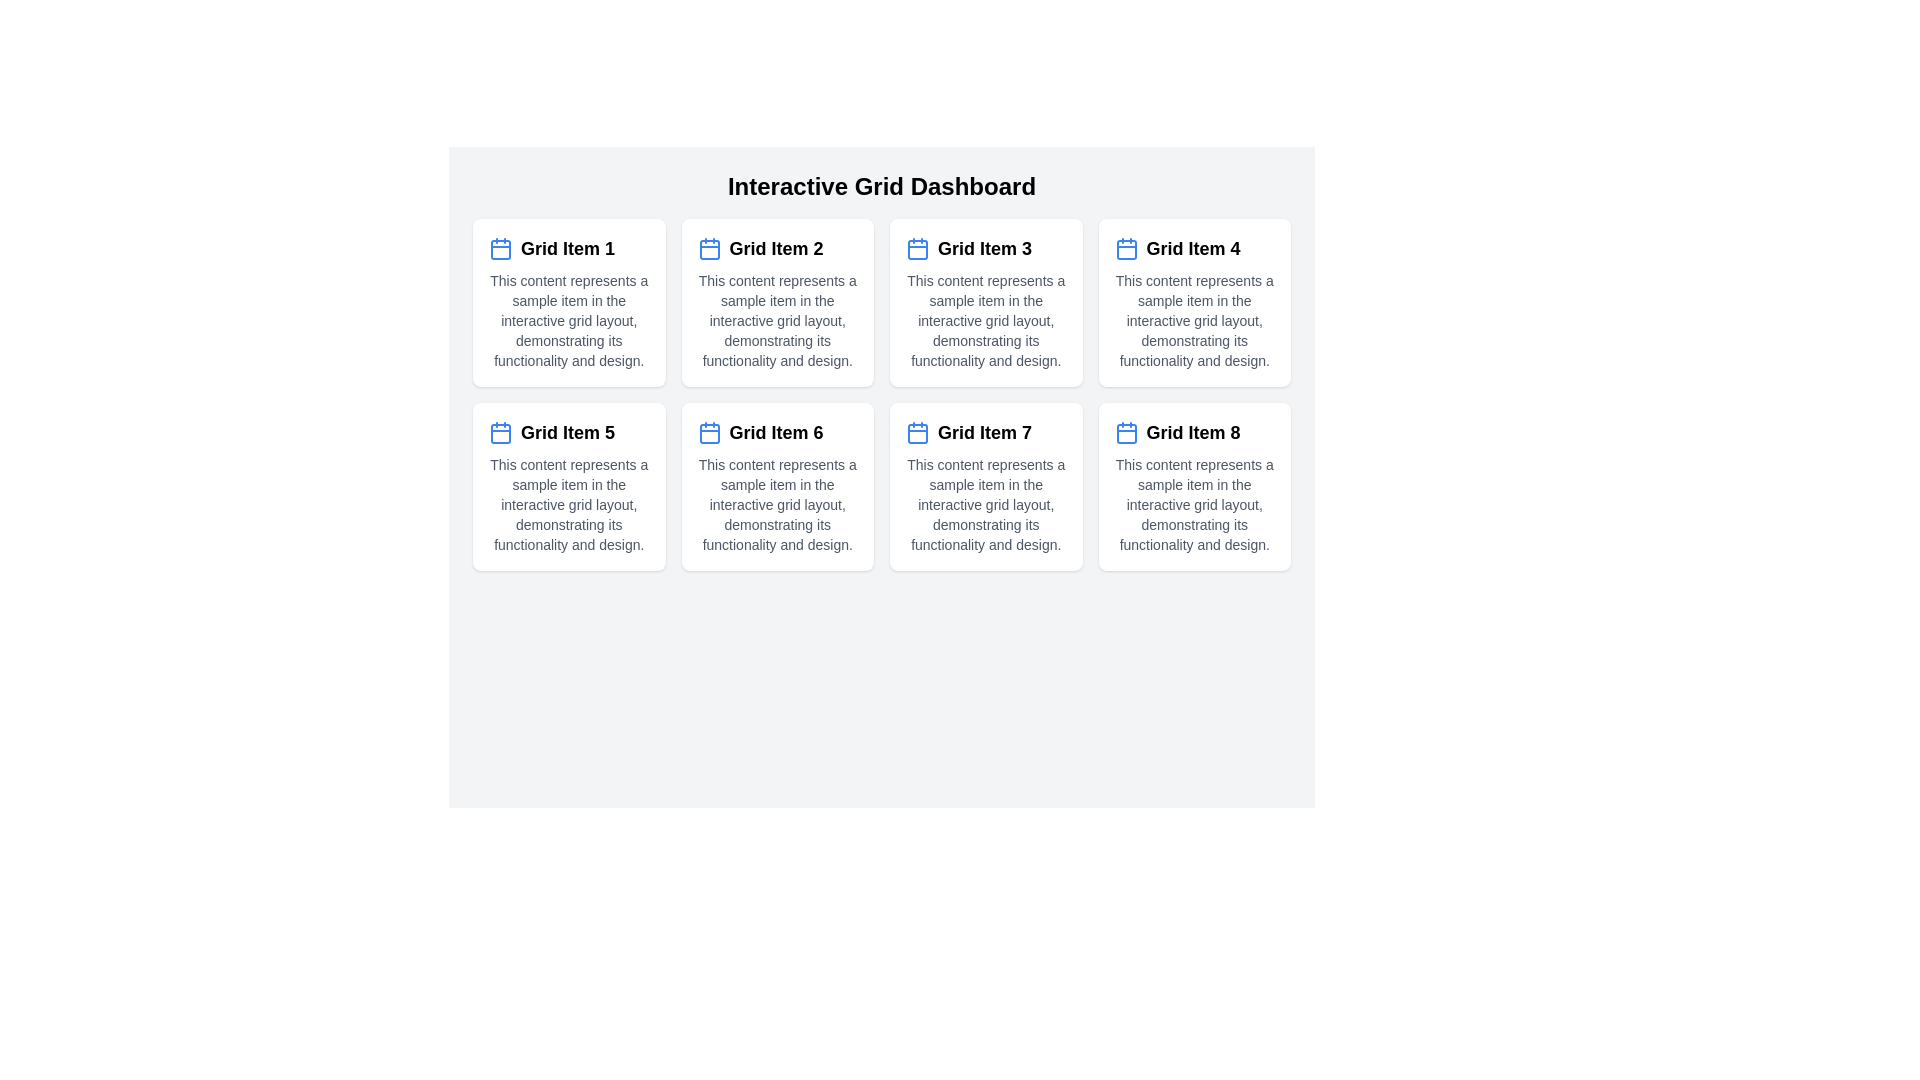 This screenshot has width=1920, height=1080. I want to click on the static information card representing 'Grid Item 4' in the interactive grid layout, located at the top-right corner of the grid, so click(1194, 303).